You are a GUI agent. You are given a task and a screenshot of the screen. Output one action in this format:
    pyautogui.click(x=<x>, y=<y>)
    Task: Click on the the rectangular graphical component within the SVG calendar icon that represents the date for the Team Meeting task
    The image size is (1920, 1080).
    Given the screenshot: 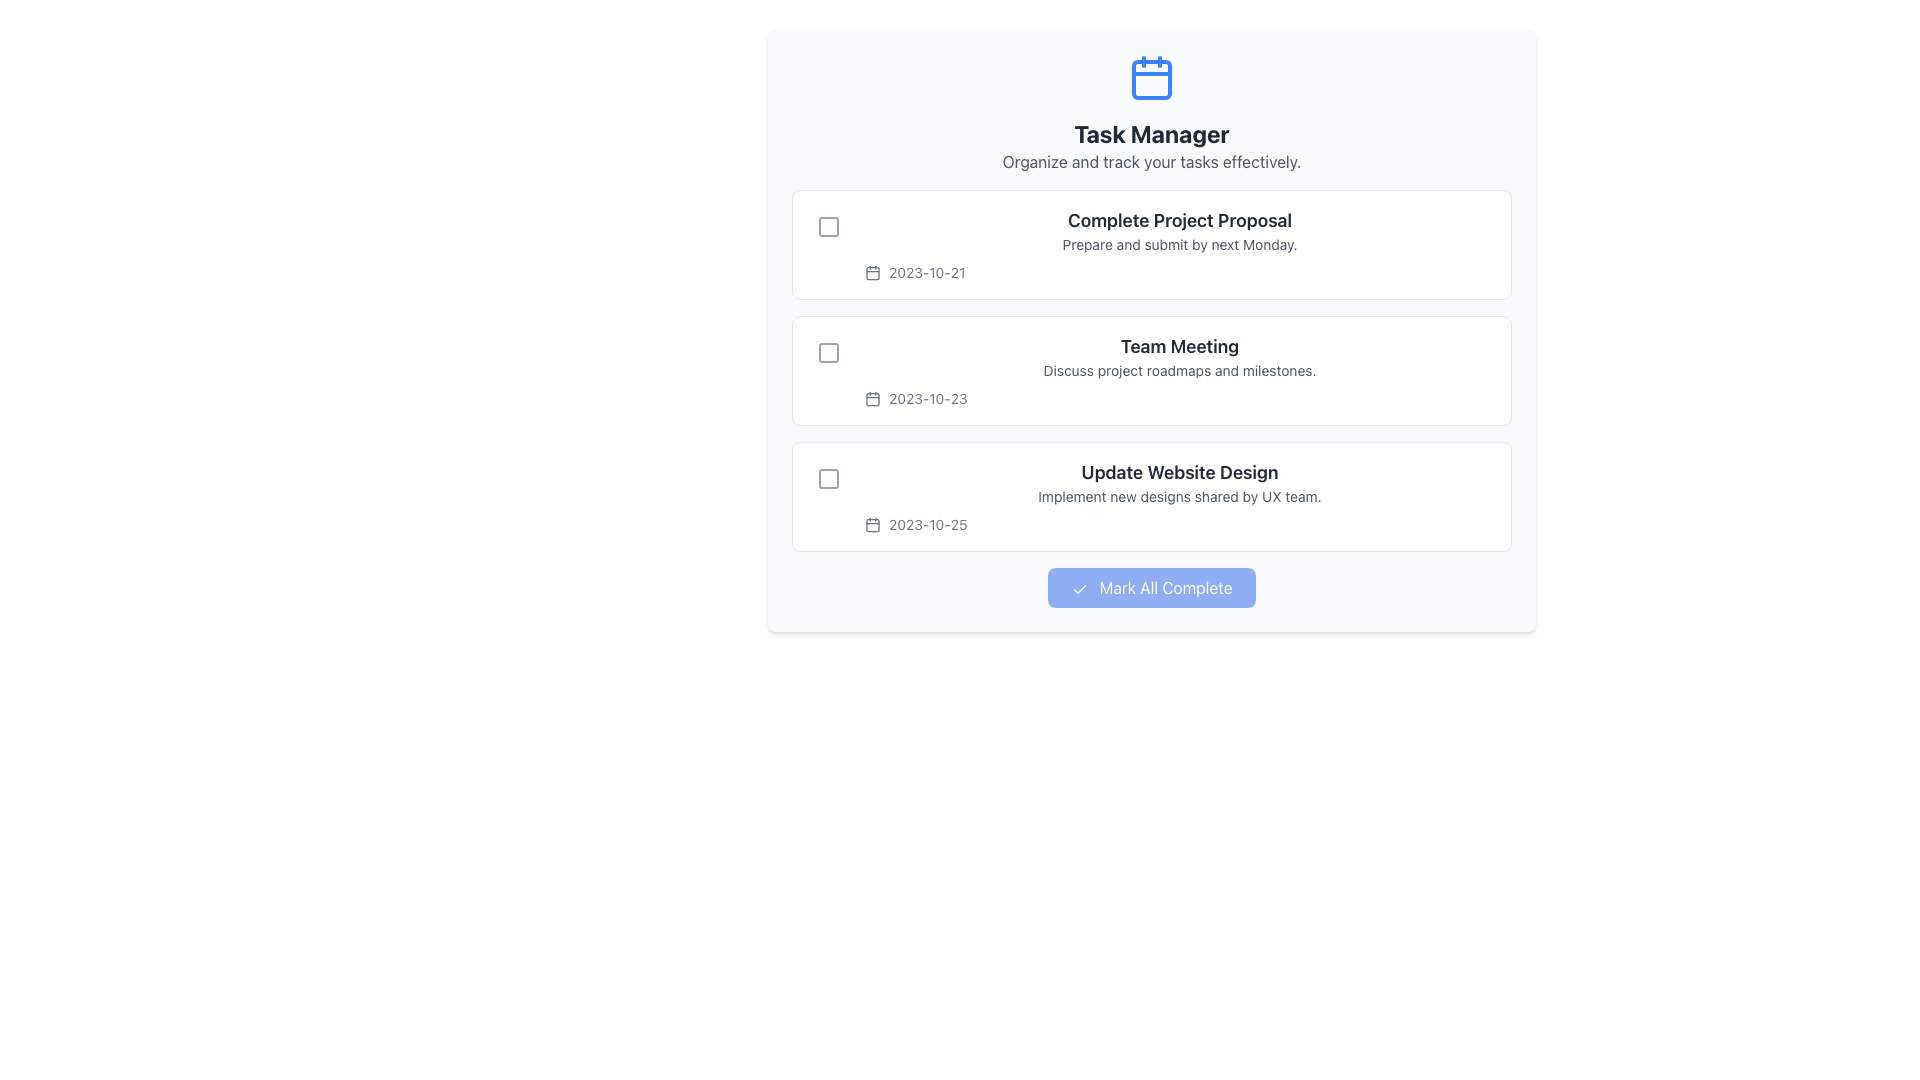 What is the action you would take?
    pyautogui.click(x=873, y=398)
    